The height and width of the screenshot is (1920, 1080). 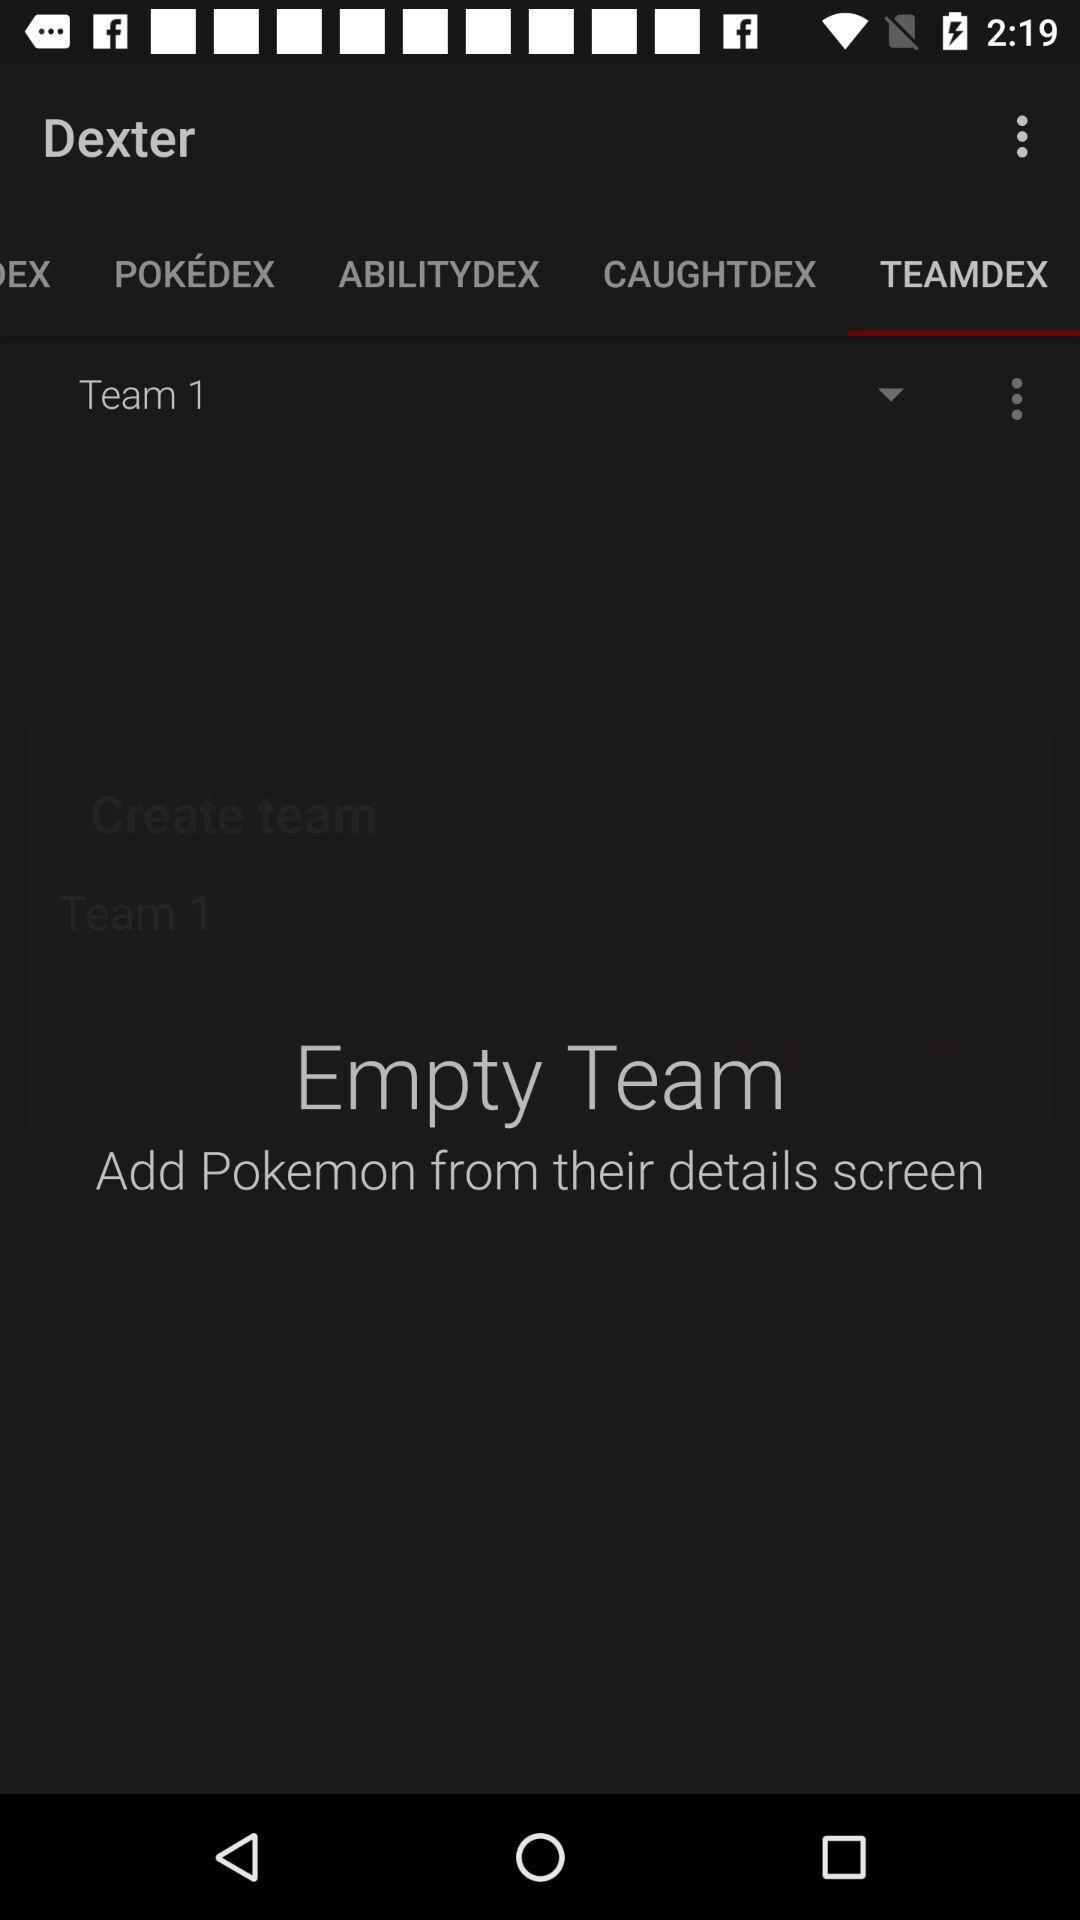 What do you see at coordinates (1027, 135) in the screenshot?
I see `the icon above teamdex` at bounding box center [1027, 135].